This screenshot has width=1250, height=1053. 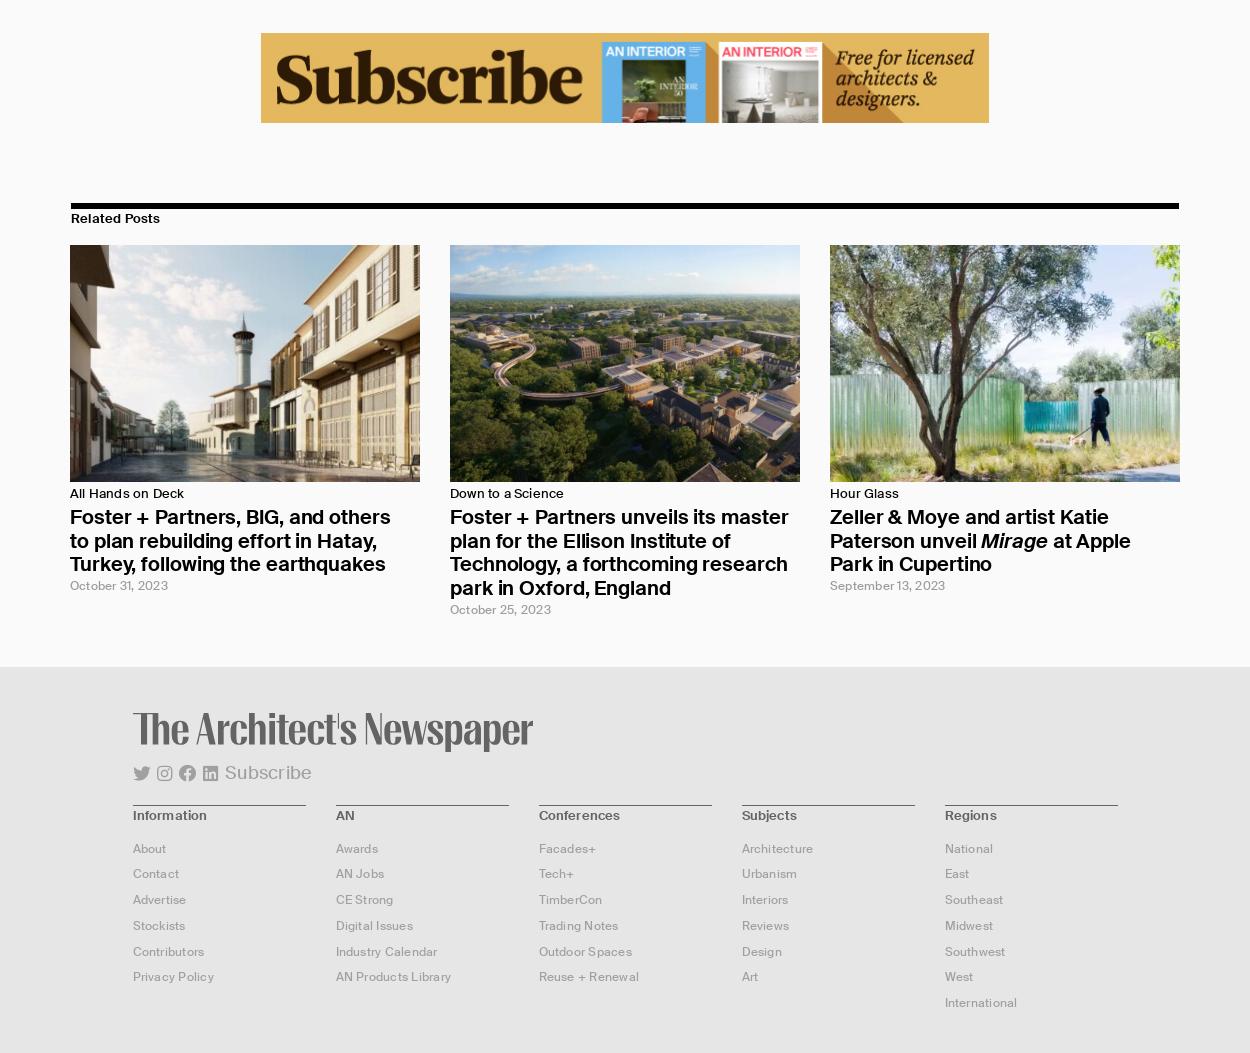 What do you see at coordinates (967, 846) in the screenshot?
I see `'National'` at bounding box center [967, 846].